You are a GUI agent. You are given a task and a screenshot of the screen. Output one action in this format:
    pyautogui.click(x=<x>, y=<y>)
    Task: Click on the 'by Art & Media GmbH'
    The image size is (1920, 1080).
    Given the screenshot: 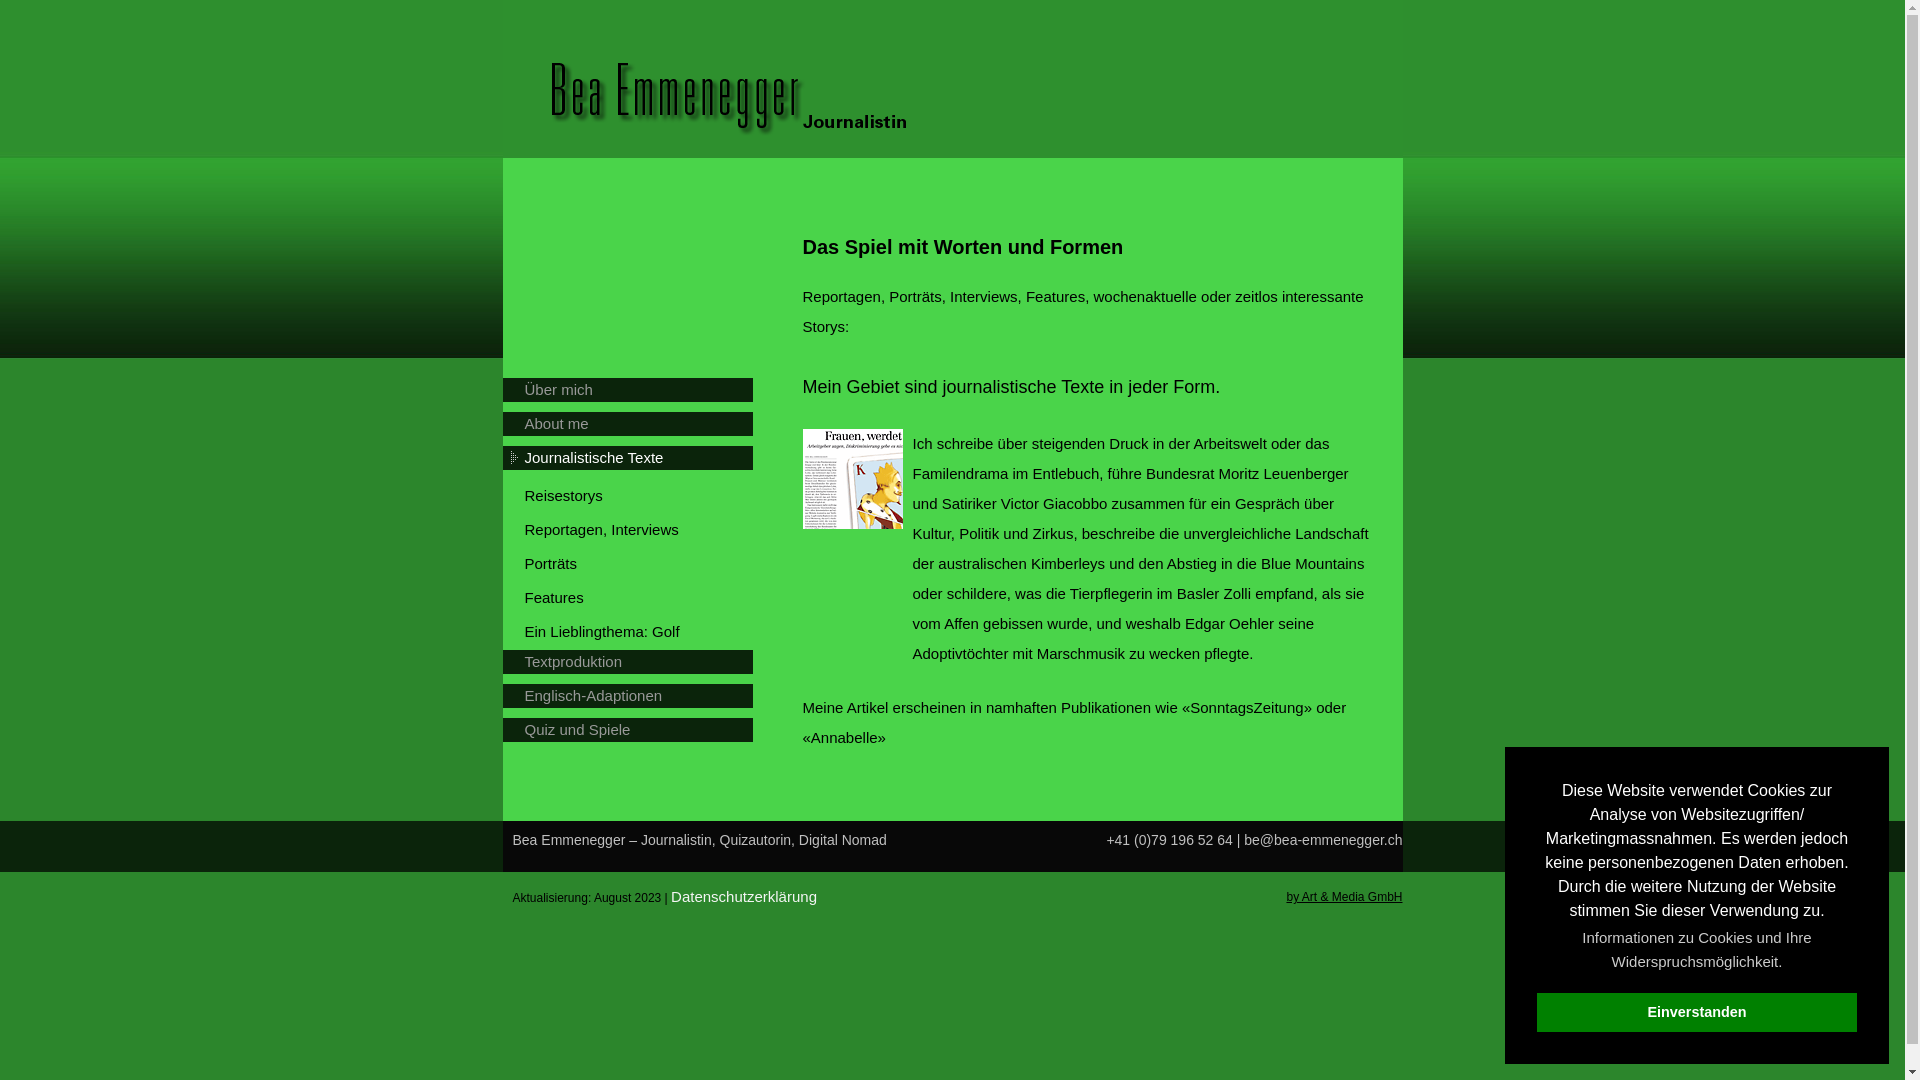 What is the action you would take?
    pyautogui.click(x=1344, y=896)
    